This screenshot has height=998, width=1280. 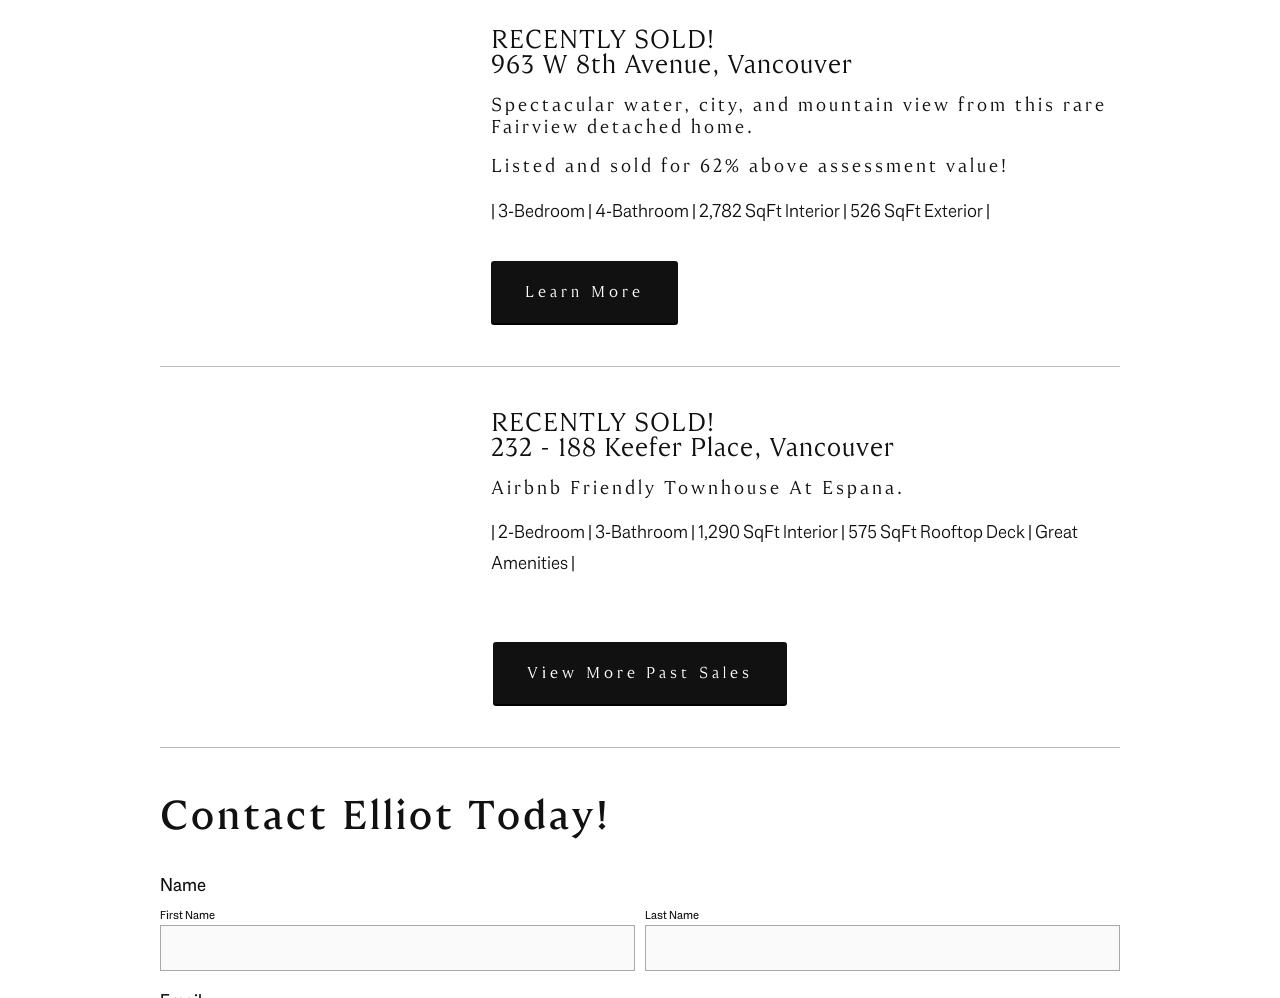 I want to click on 'Spectacular water, city, and mountain view from this rare Fairview detached home.', so click(x=802, y=115).